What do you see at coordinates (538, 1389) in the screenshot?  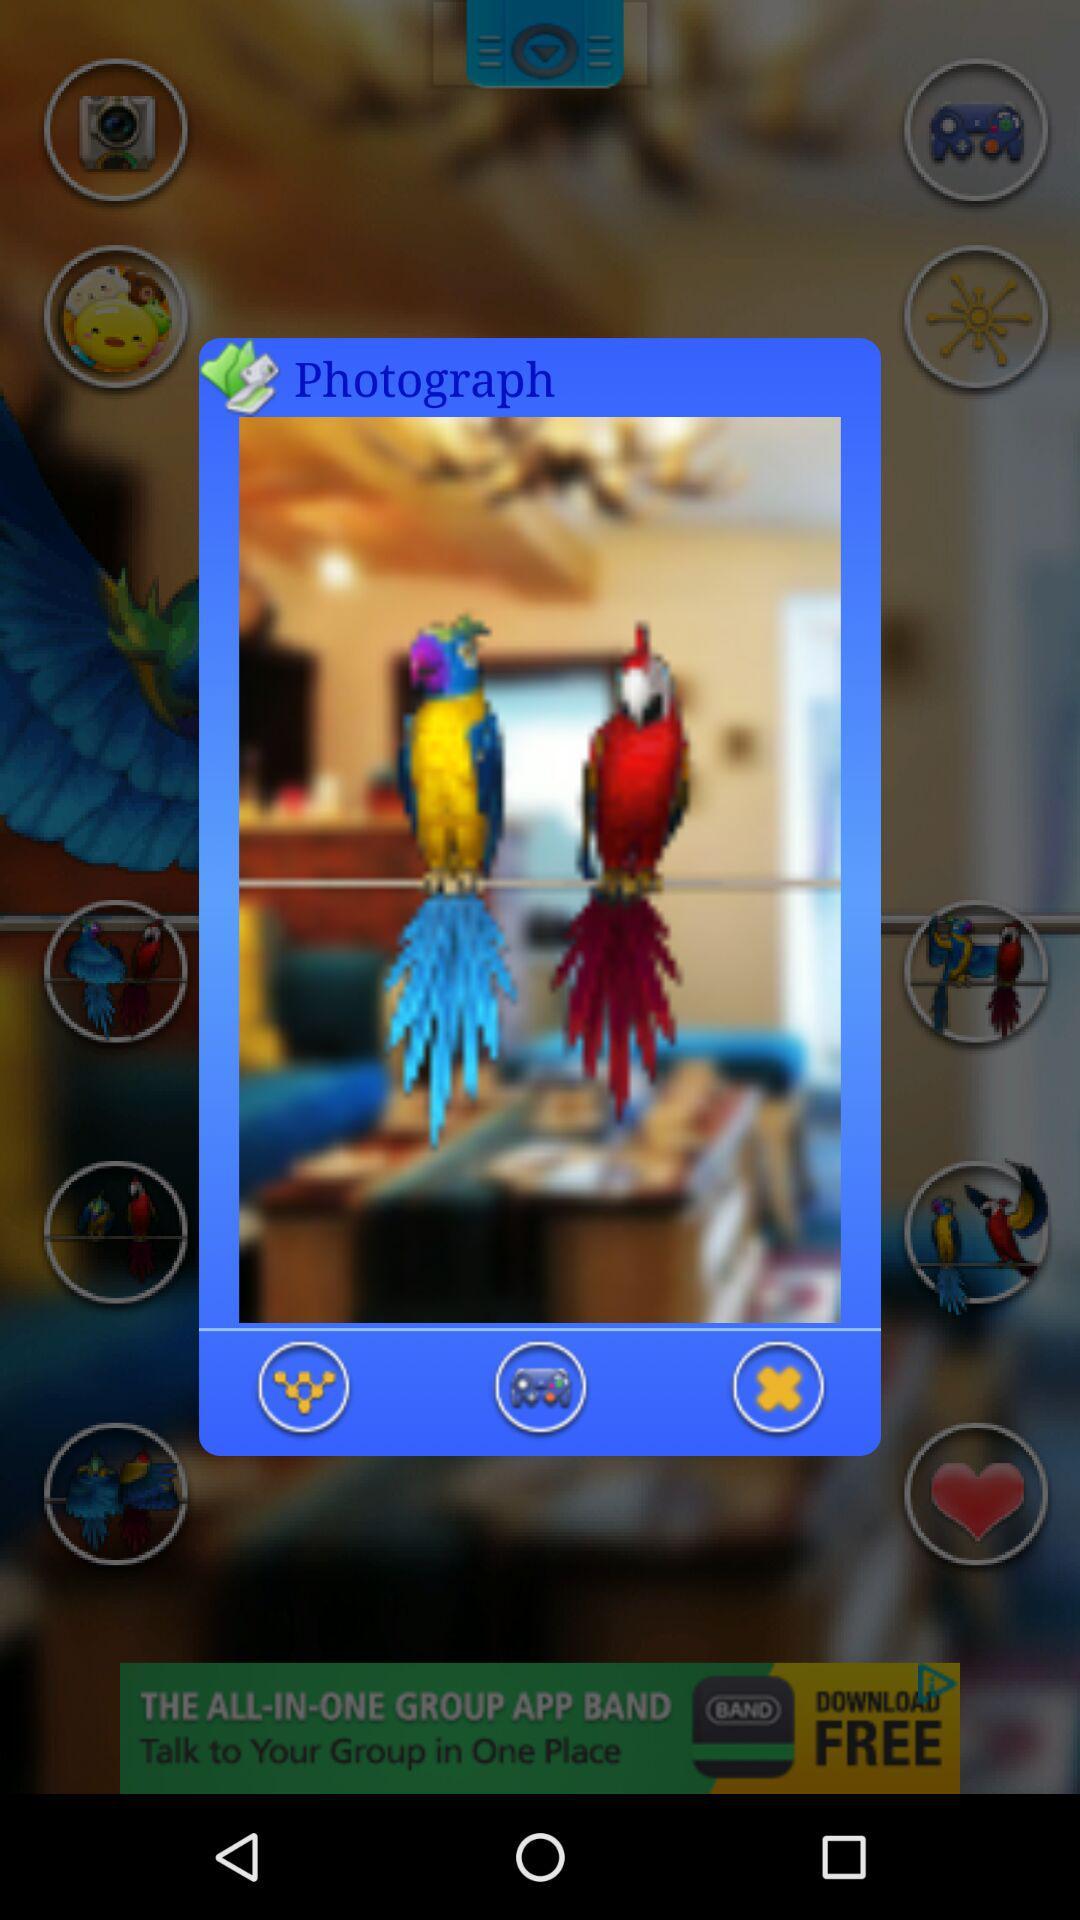 I see `start the event` at bounding box center [538, 1389].